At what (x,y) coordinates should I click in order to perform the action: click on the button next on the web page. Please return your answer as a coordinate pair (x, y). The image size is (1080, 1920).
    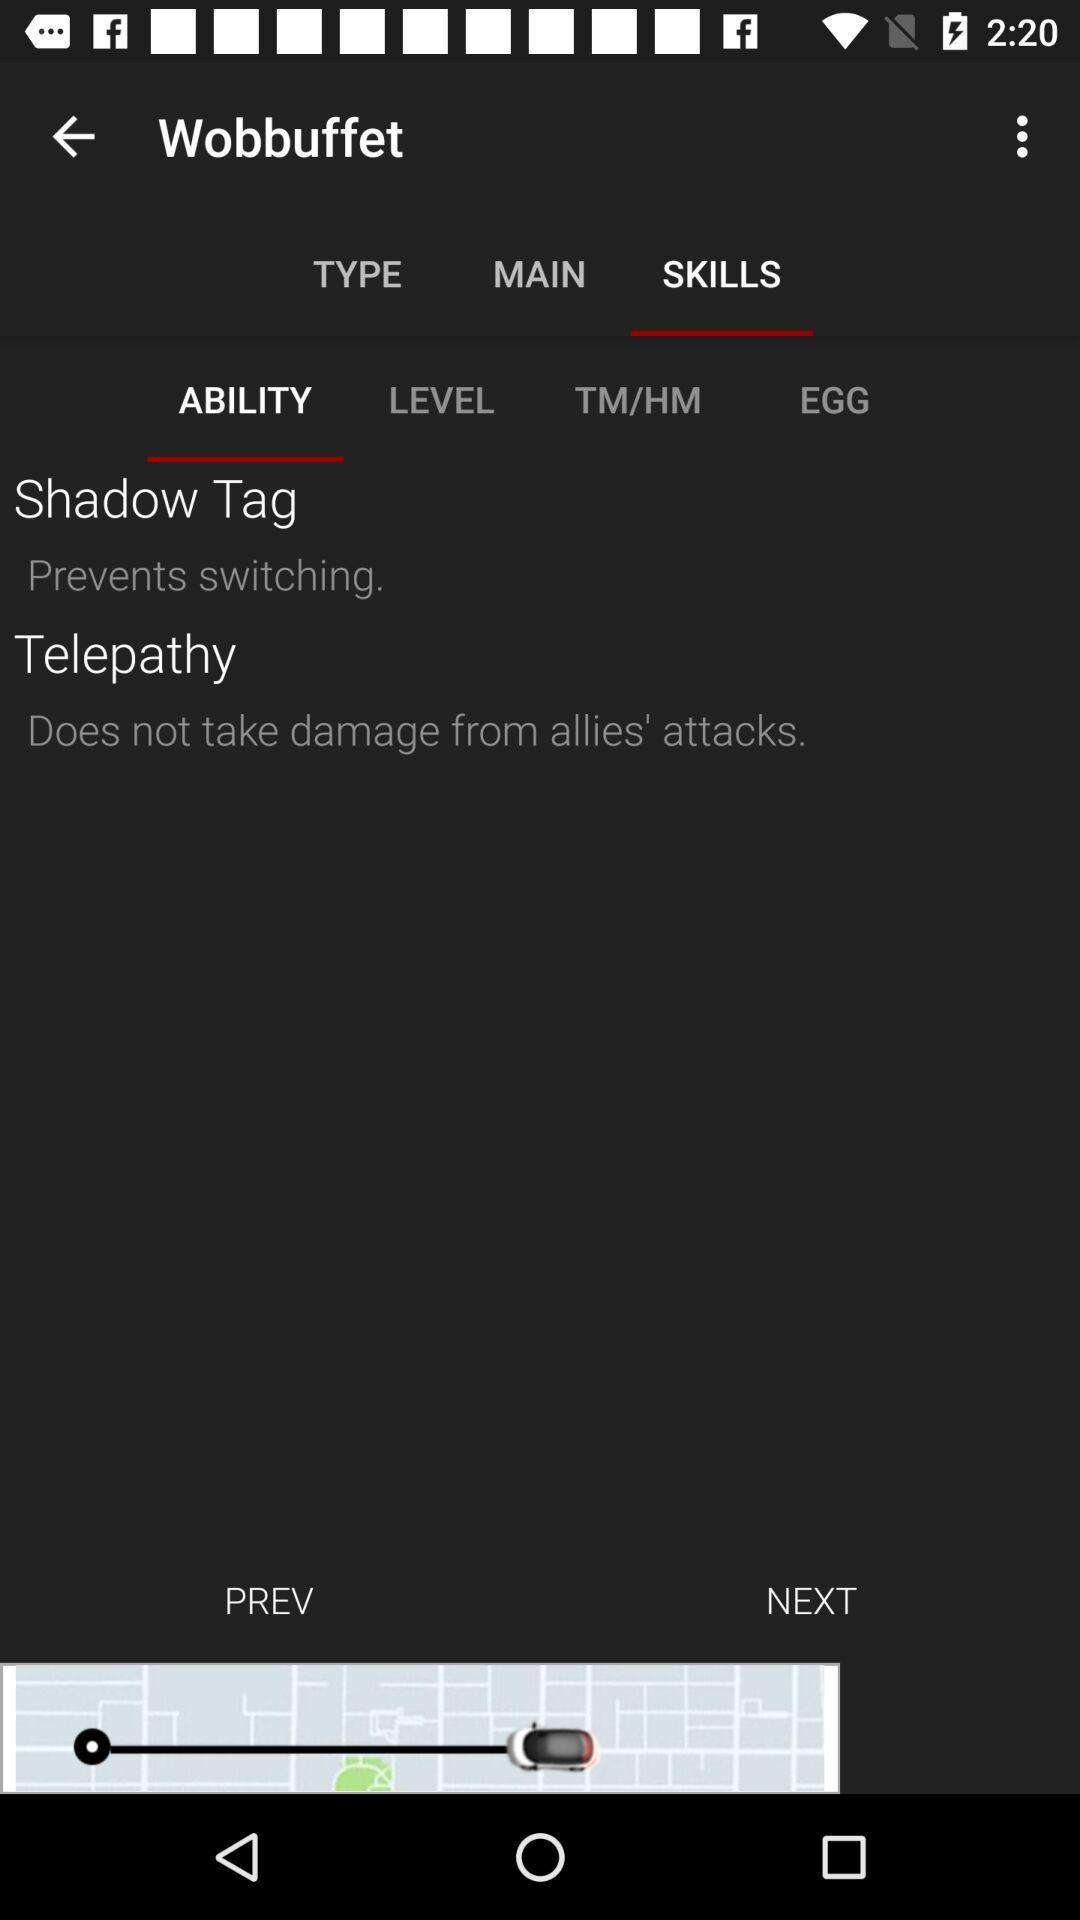
    Looking at the image, I should click on (811, 1598).